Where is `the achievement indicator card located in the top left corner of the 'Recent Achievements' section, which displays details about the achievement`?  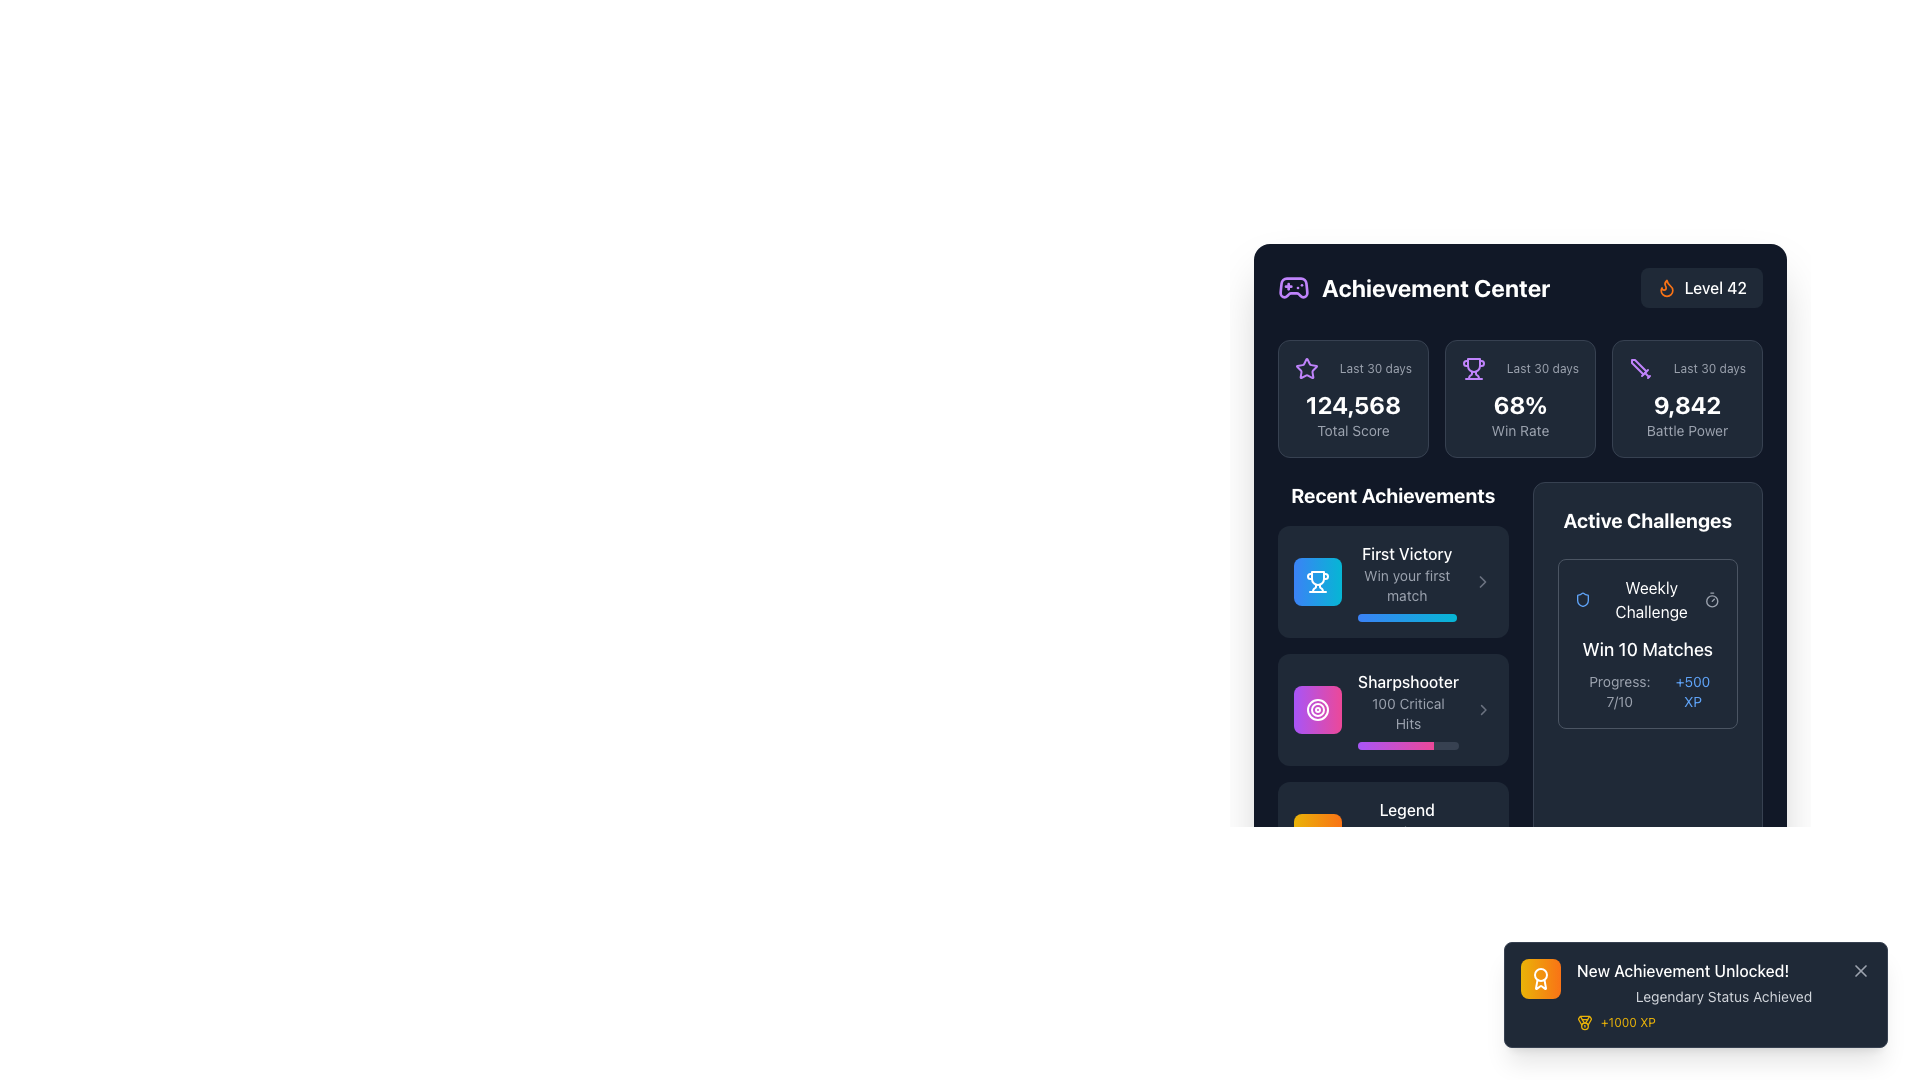 the achievement indicator card located in the top left corner of the 'Recent Achievements' section, which displays details about the achievement is located at coordinates (1392, 582).